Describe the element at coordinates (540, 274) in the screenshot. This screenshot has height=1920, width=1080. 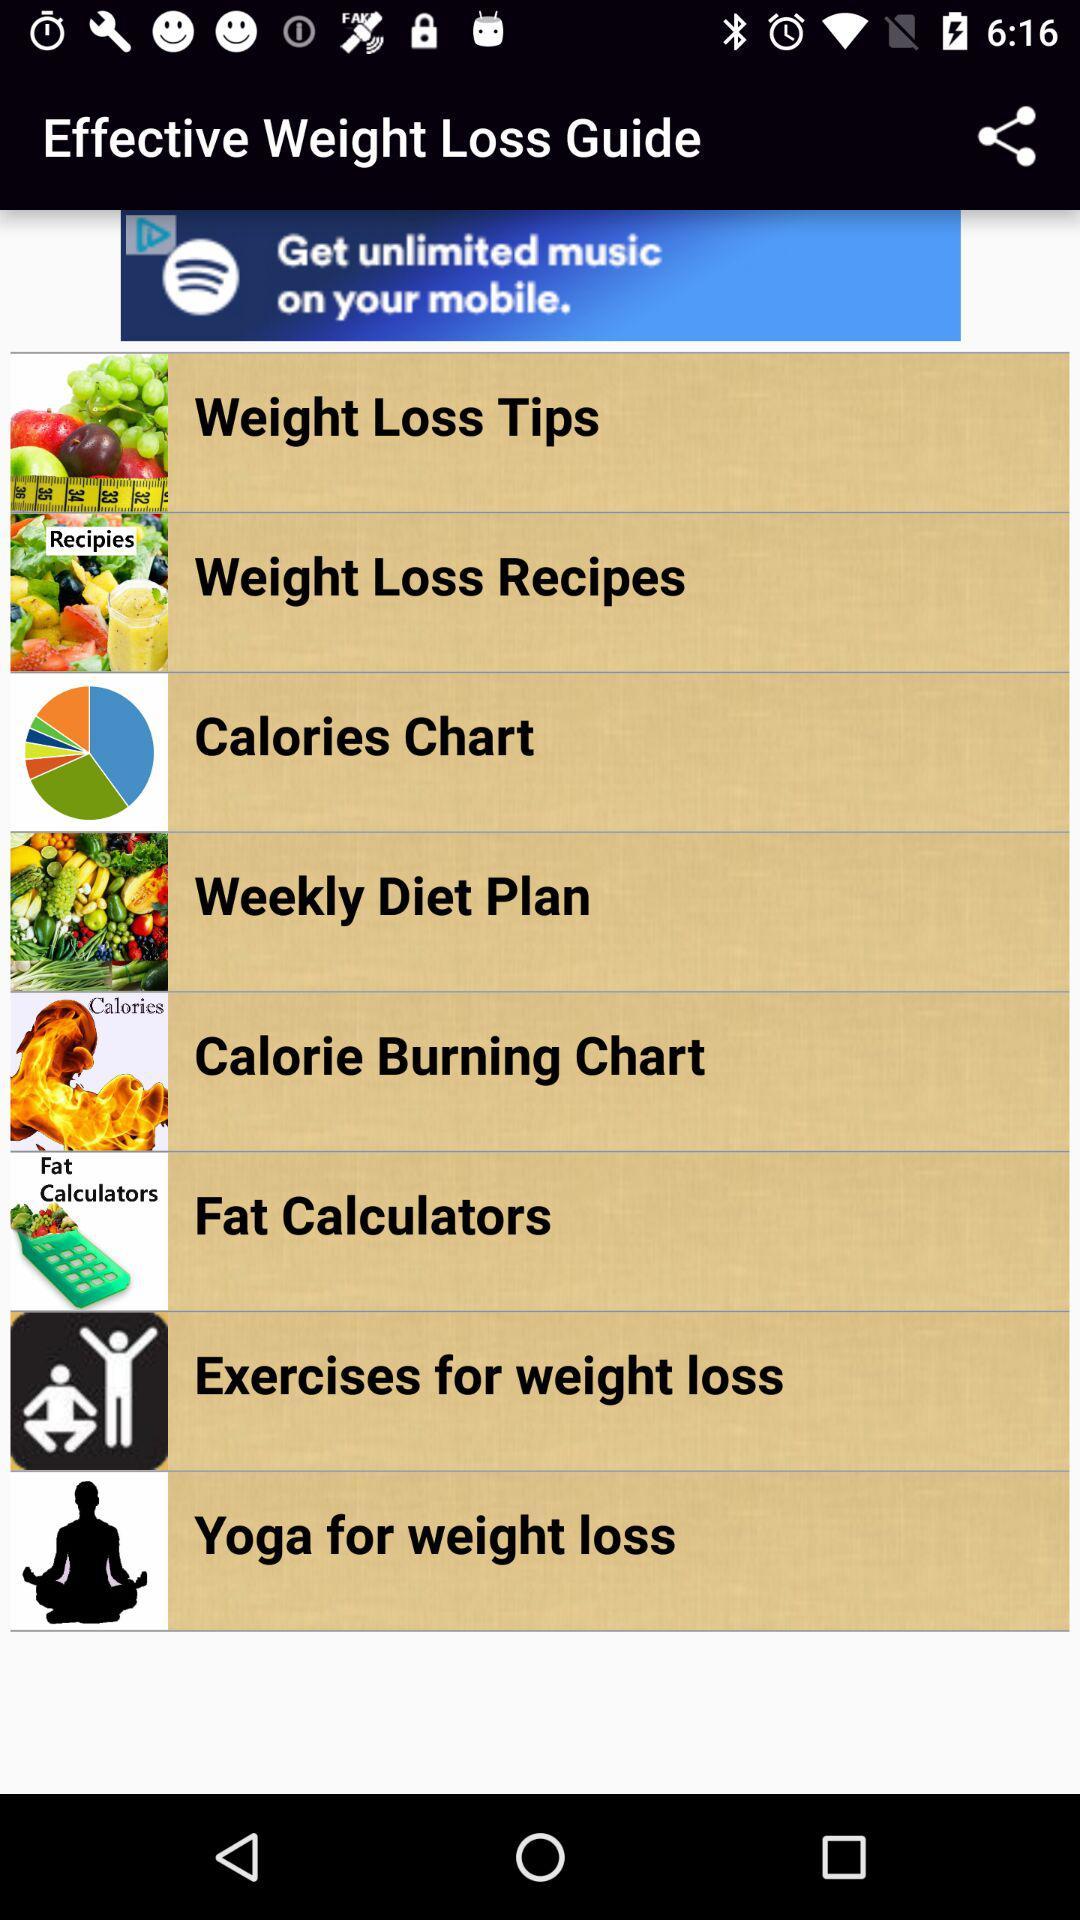
I see `advertisement` at that location.